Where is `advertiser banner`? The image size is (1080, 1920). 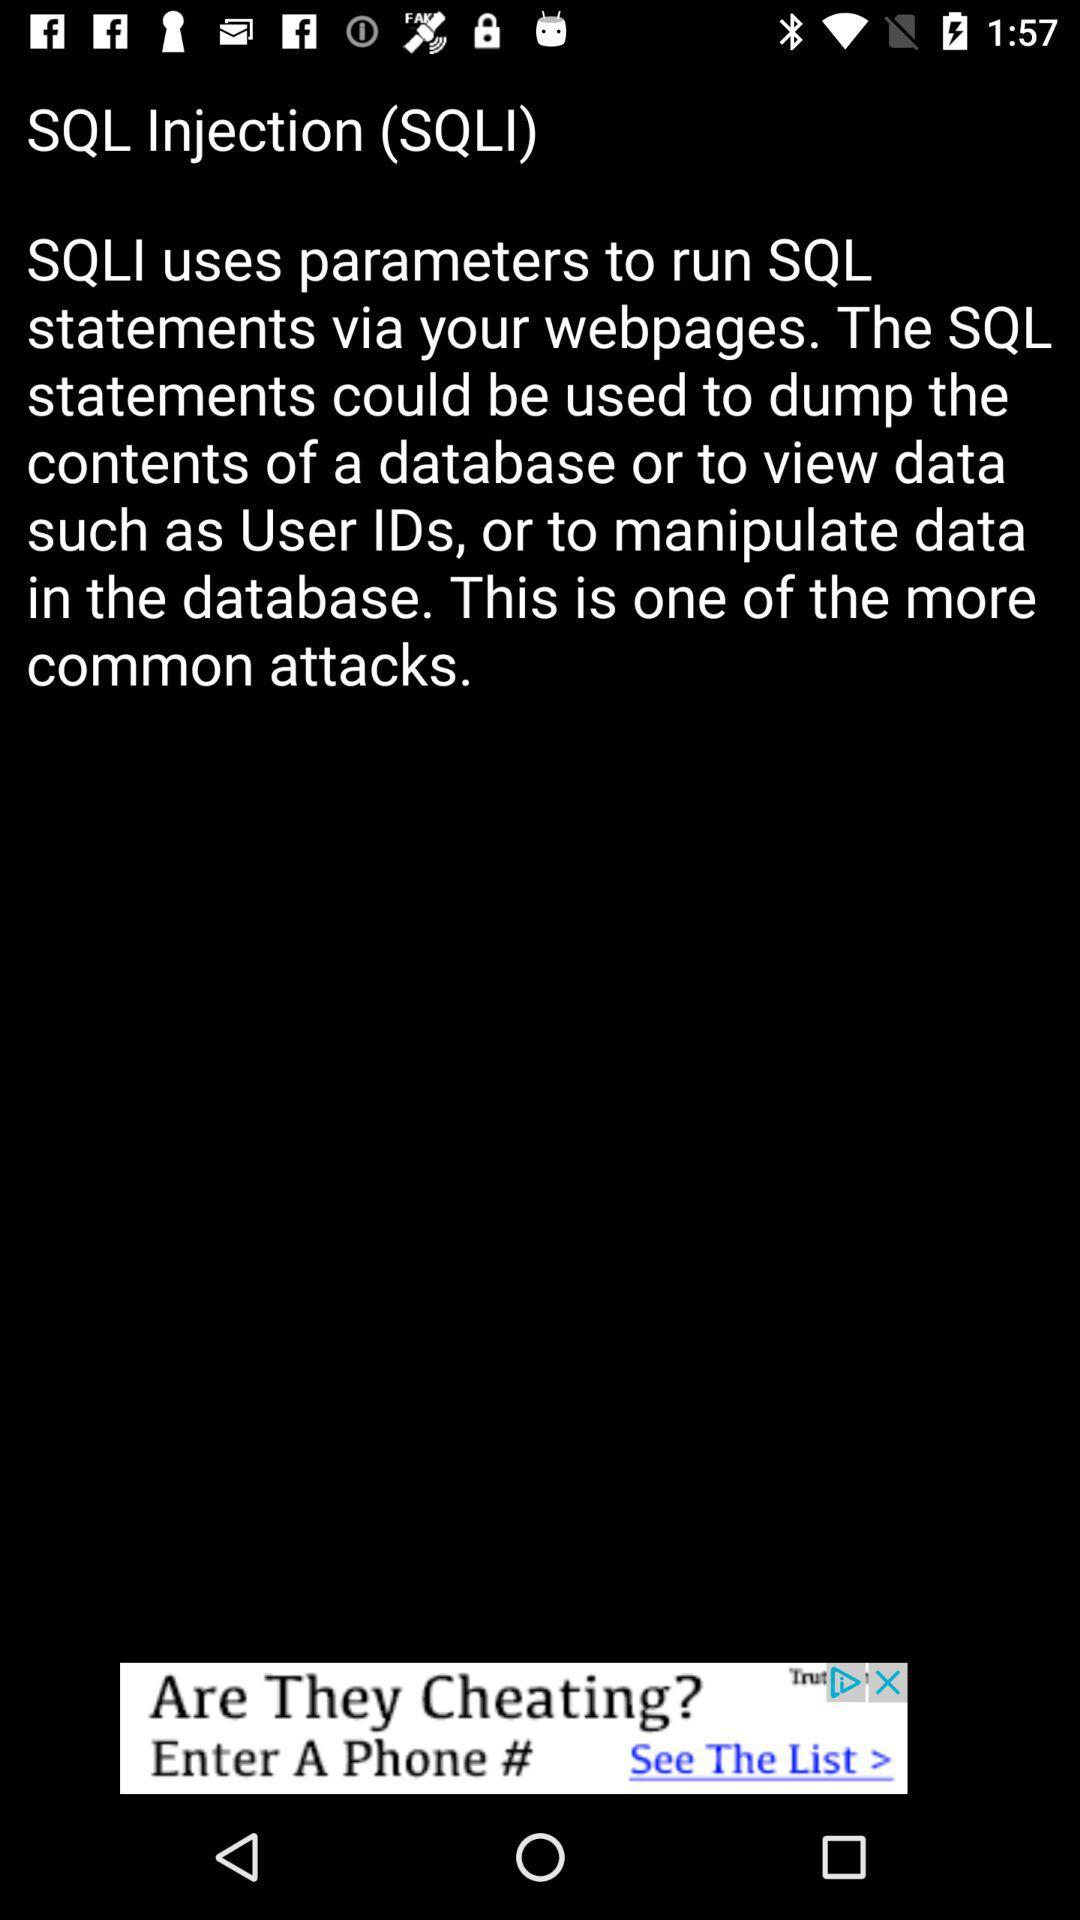
advertiser banner is located at coordinates (540, 1727).